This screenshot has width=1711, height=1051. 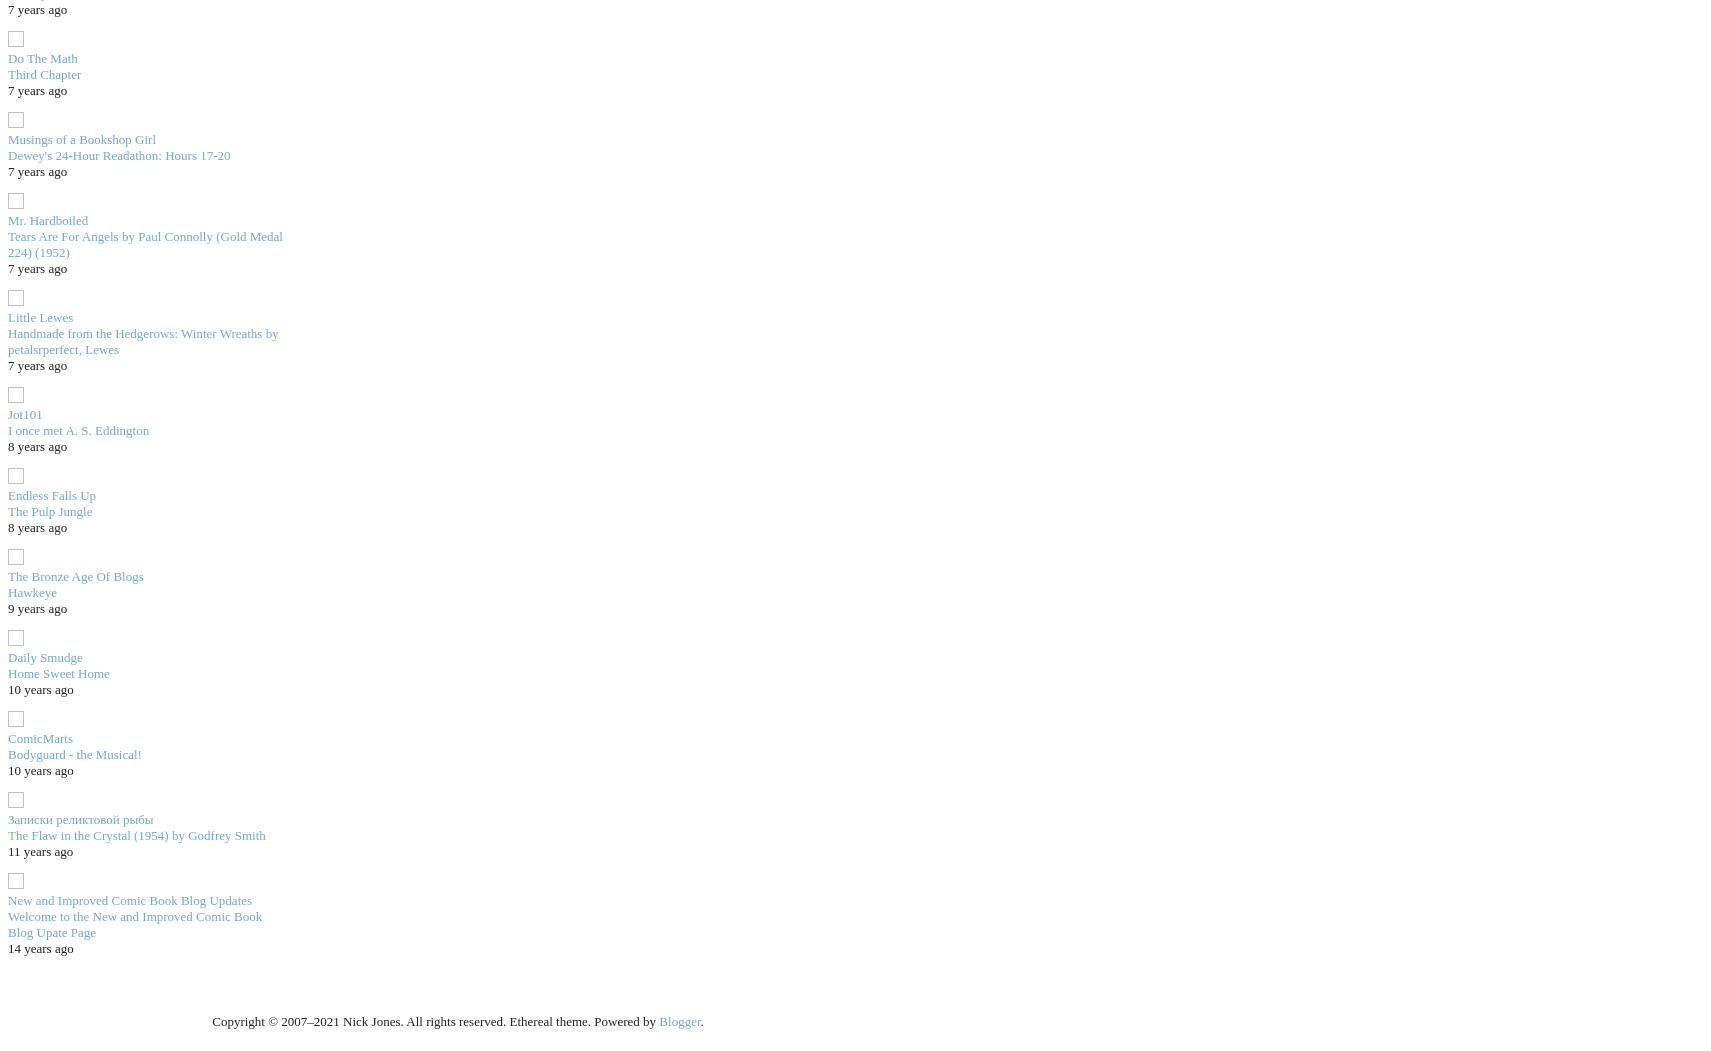 What do you see at coordinates (36, 606) in the screenshot?
I see `'9 years ago'` at bounding box center [36, 606].